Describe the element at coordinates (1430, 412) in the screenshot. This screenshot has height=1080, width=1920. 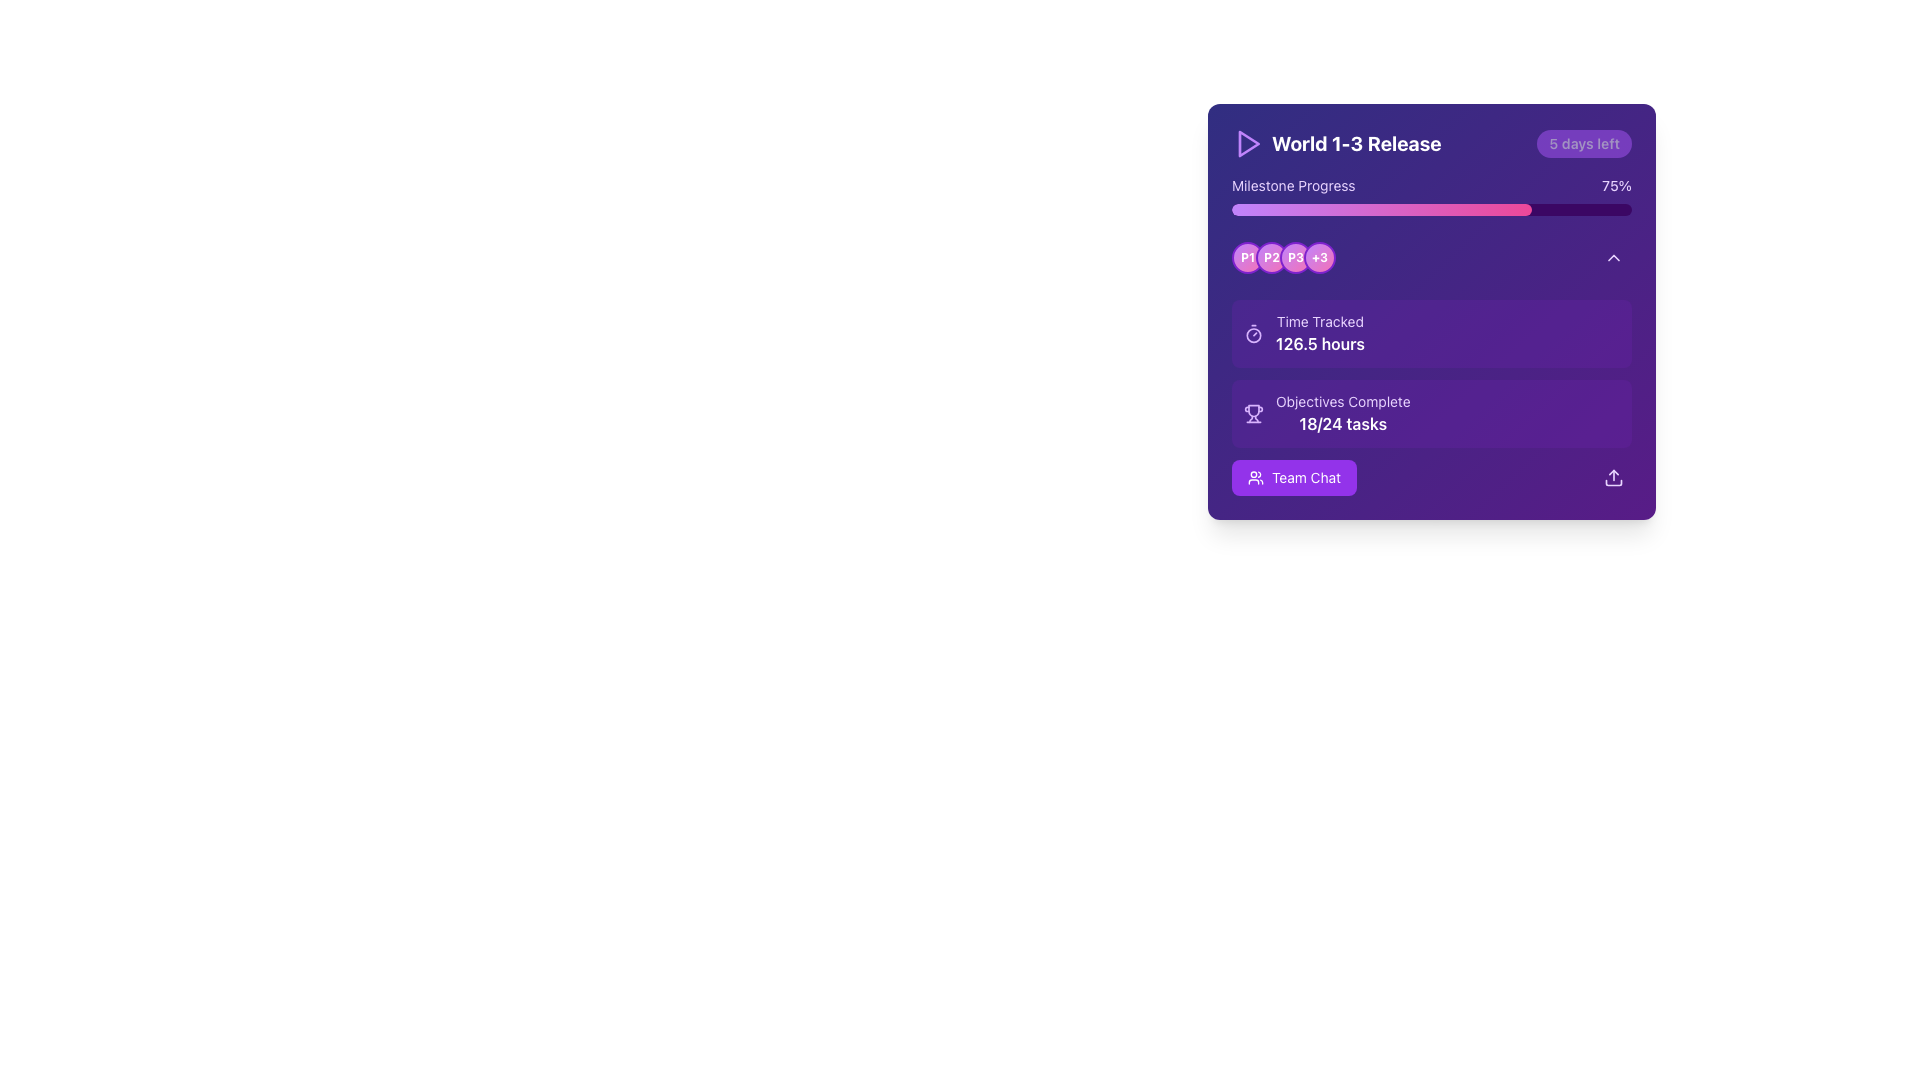
I see `trophy icon within the Card element that displays 'Objectives Complete' and '18/24 tasks', located in the purple card interface` at that location.